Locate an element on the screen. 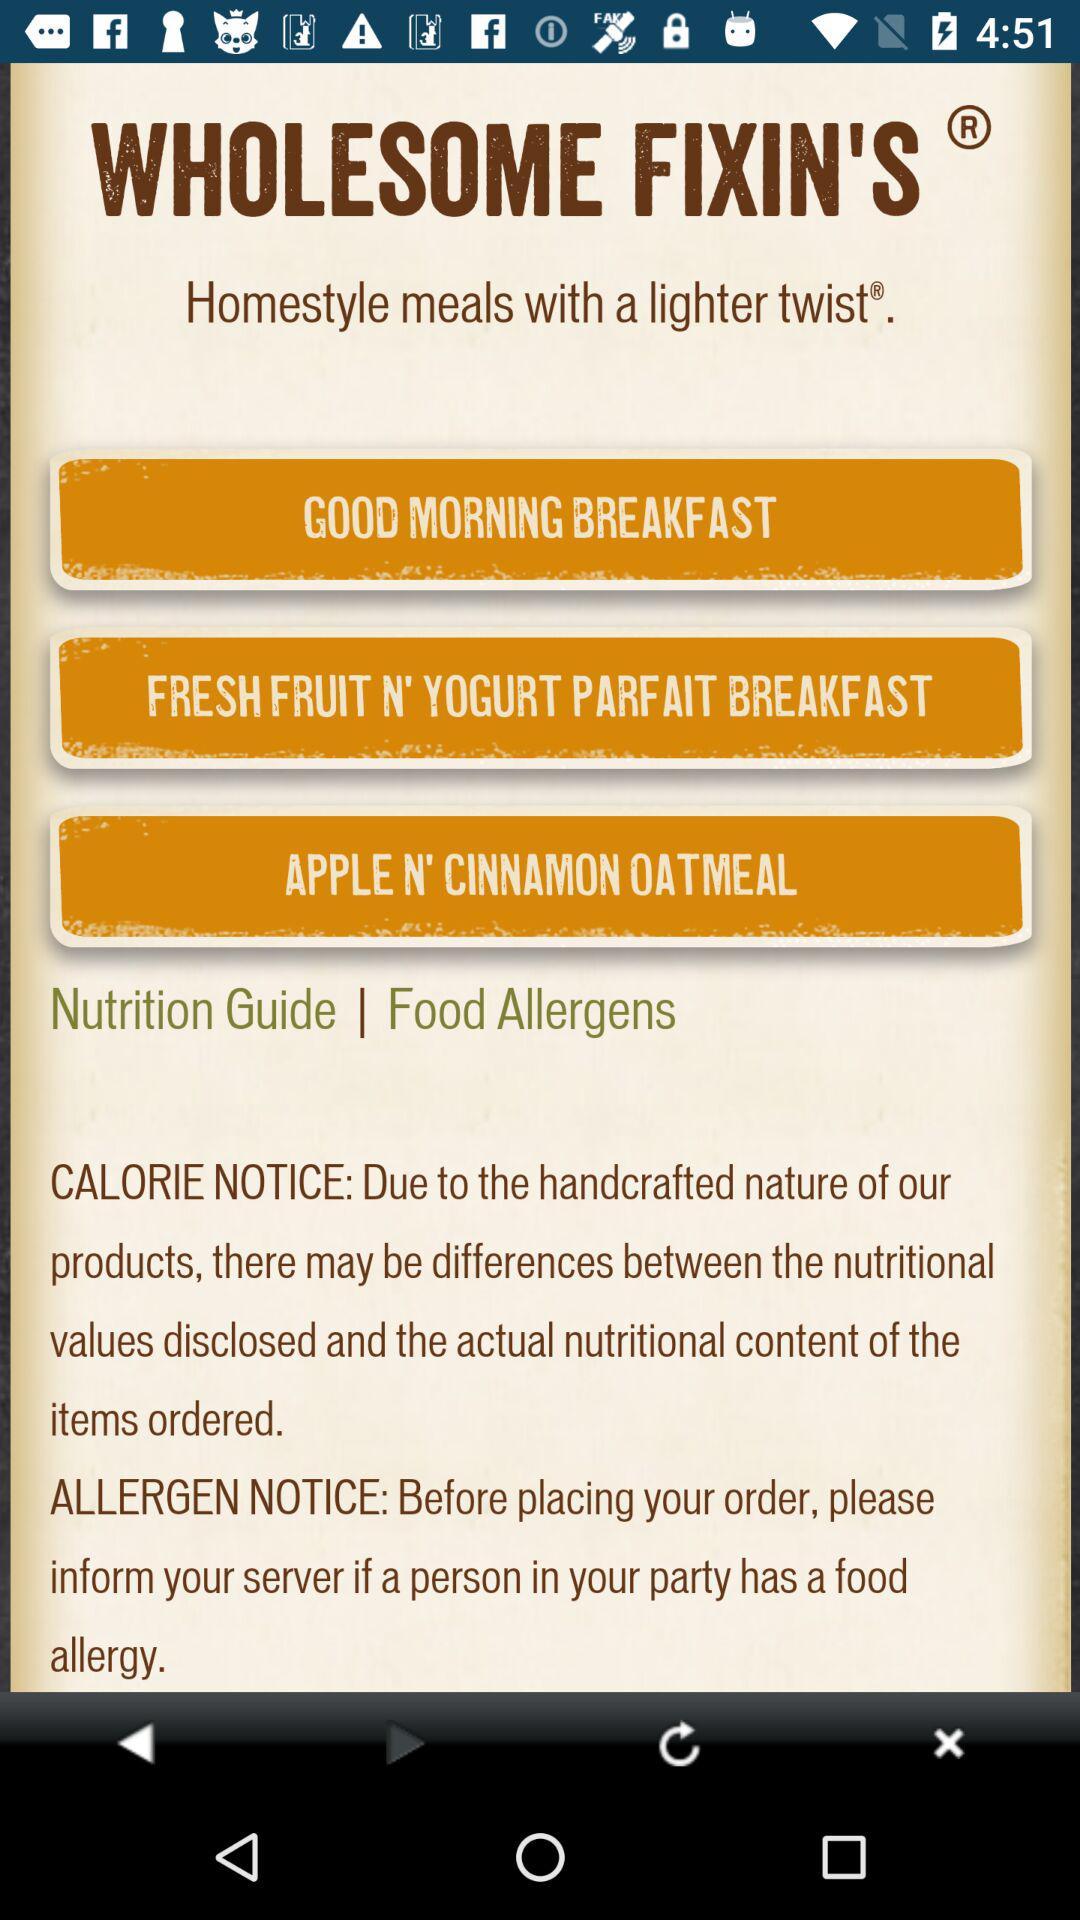  the arrow_backward icon is located at coordinates (135, 1741).